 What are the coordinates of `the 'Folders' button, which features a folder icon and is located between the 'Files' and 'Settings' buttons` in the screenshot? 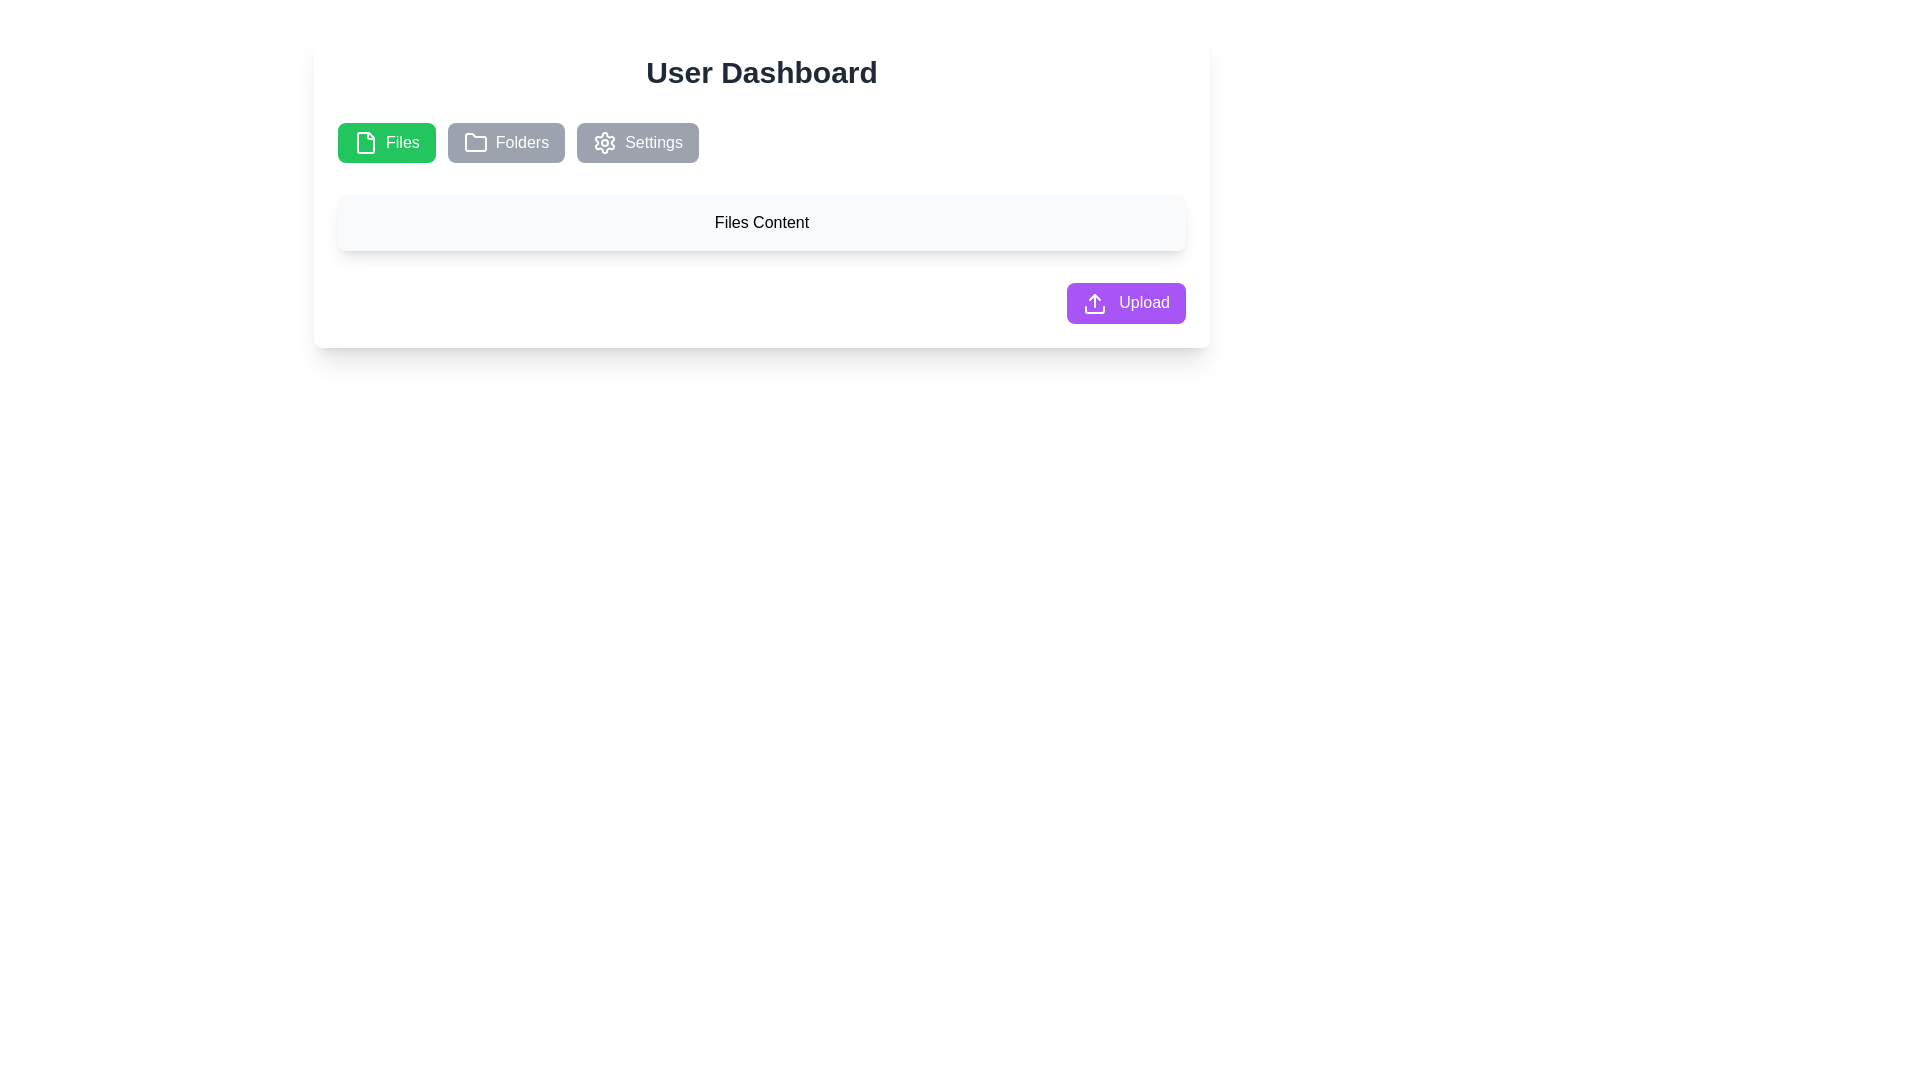 It's located at (506, 141).